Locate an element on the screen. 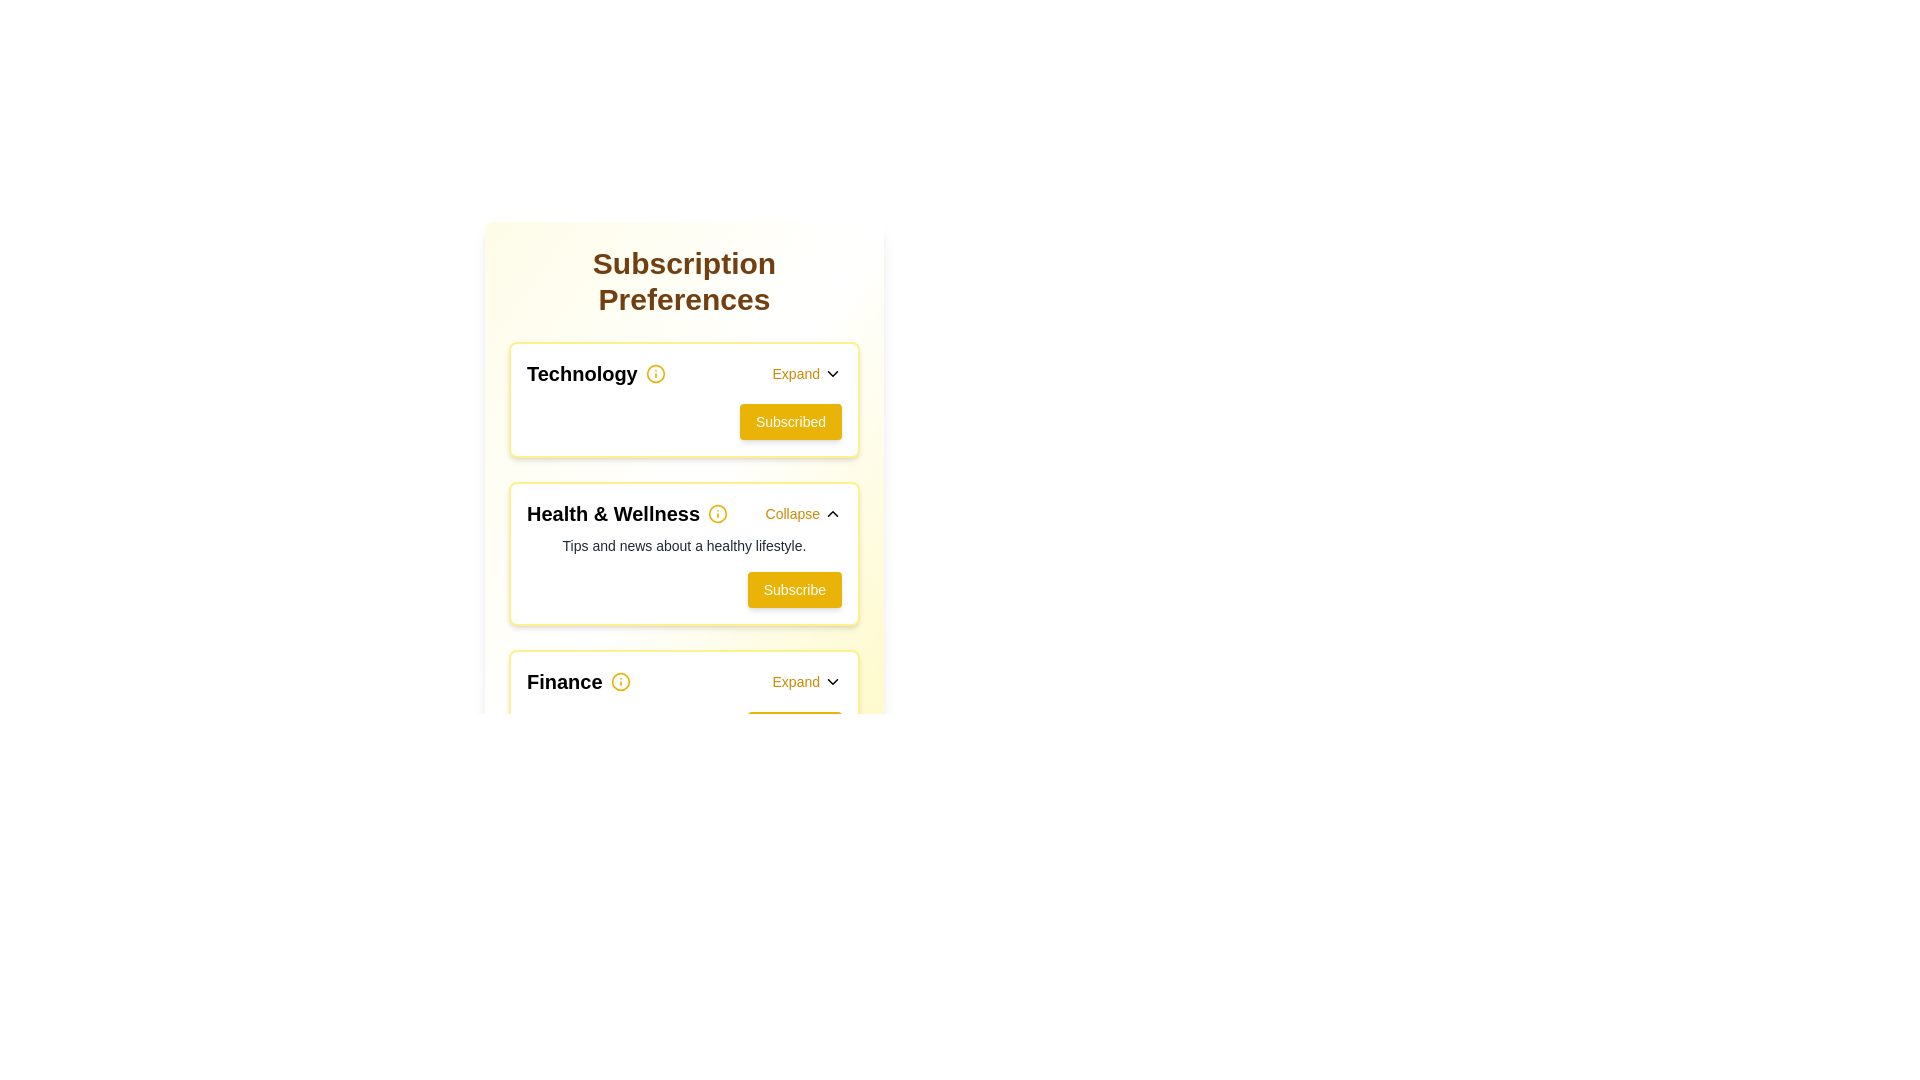  the 'Technology' text label with accompanying icon is located at coordinates (595, 374).